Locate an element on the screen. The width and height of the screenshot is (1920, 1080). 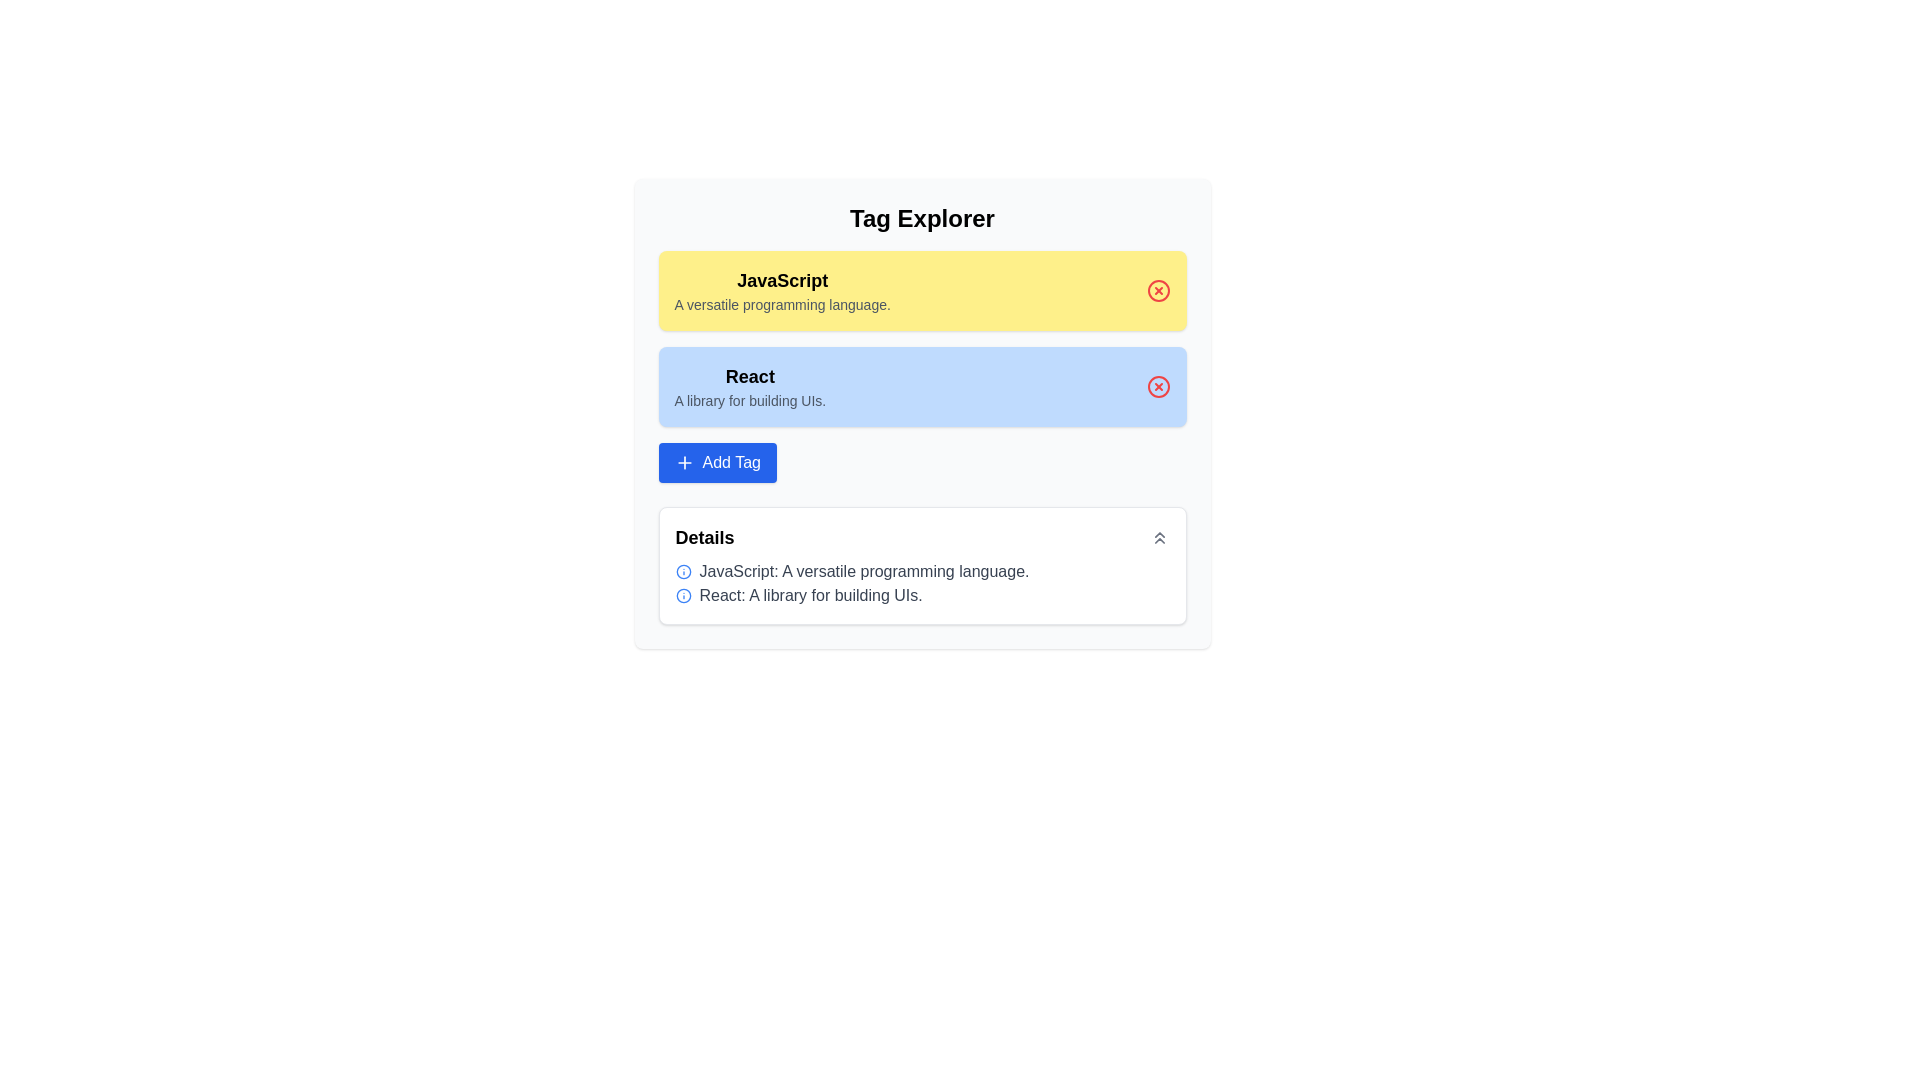
the remove button located at the far right side of the yellow panel that contains the text 'JavaScript' and 'A versatile programming language.' is located at coordinates (1158, 290).